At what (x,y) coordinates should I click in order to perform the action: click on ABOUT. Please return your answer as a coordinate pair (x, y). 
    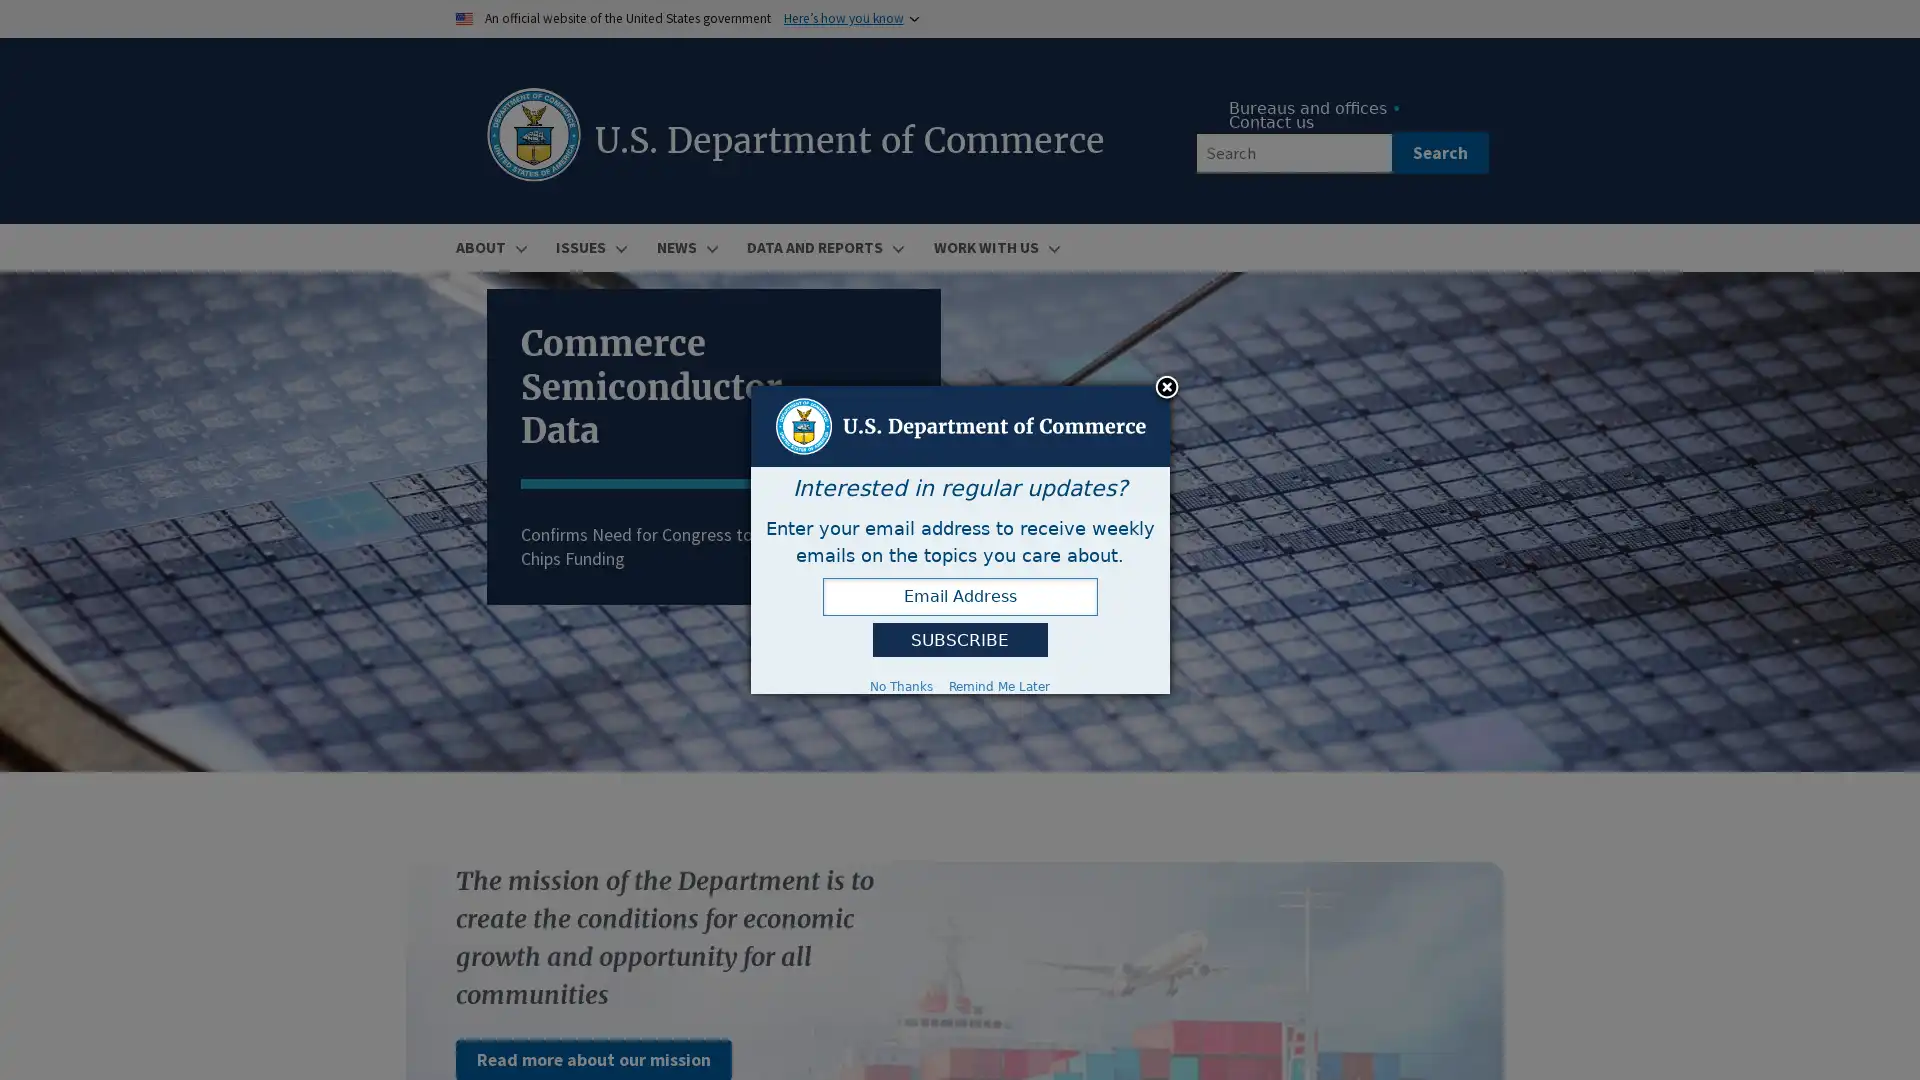
    Looking at the image, I should click on (489, 246).